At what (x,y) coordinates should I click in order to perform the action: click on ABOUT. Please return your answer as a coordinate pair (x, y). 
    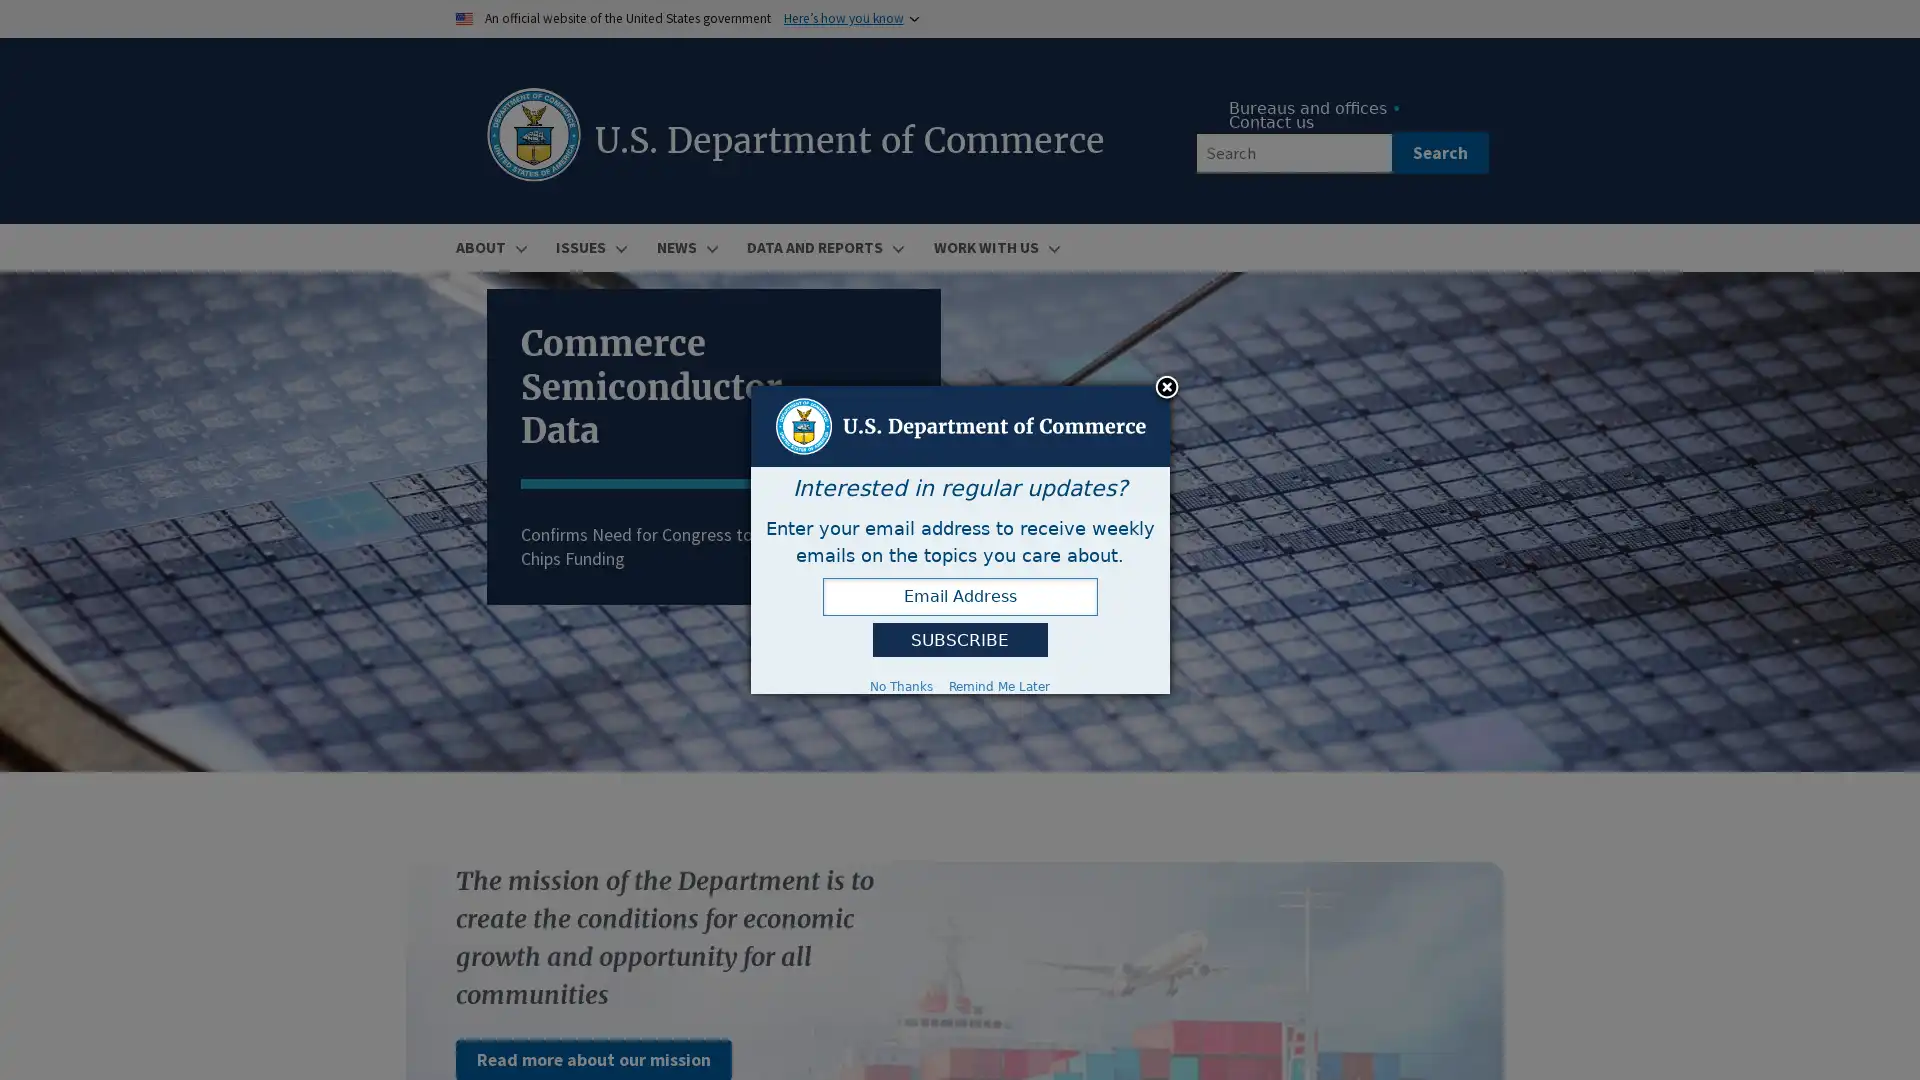
    Looking at the image, I should click on (489, 246).